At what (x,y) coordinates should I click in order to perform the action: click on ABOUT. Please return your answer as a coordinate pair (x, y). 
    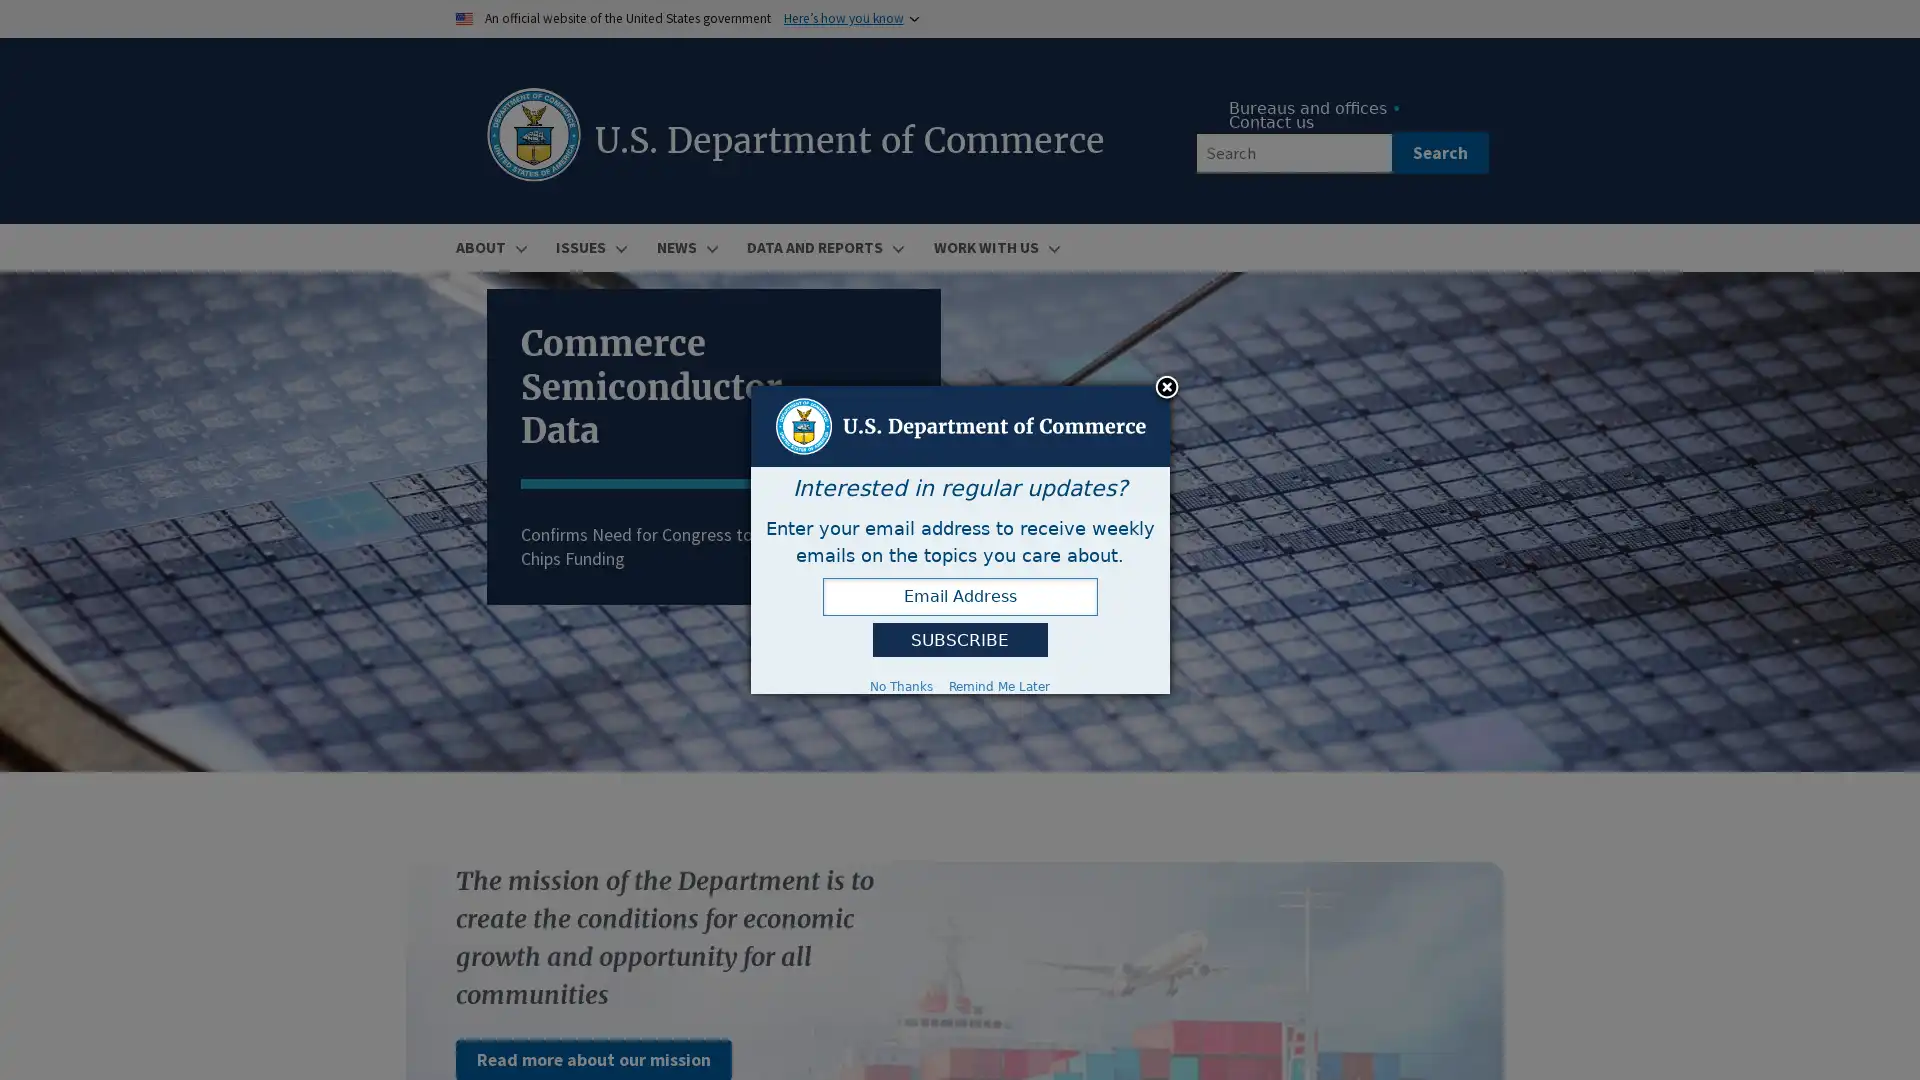
    Looking at the image, I should click on (489, 246).